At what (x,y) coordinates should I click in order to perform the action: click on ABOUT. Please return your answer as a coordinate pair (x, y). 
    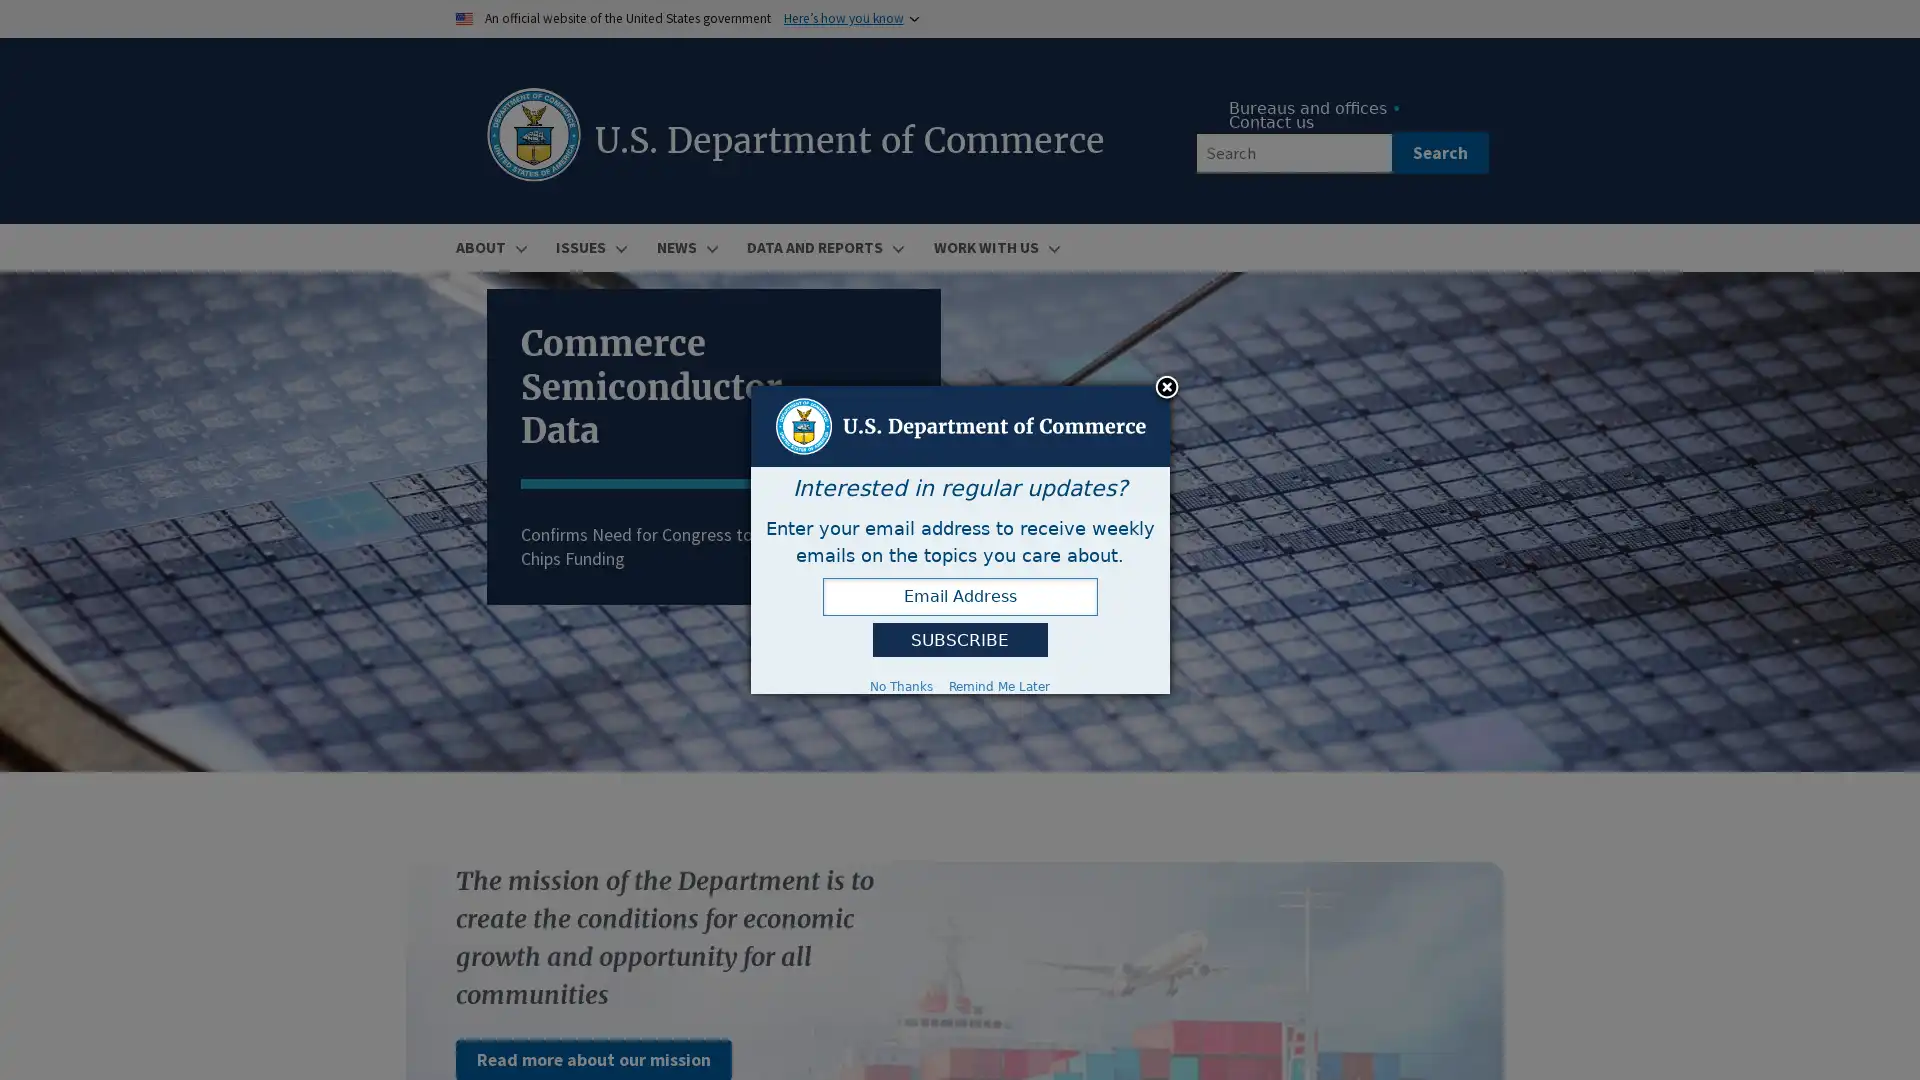
    Looking at the image, I should click on (489, 246).